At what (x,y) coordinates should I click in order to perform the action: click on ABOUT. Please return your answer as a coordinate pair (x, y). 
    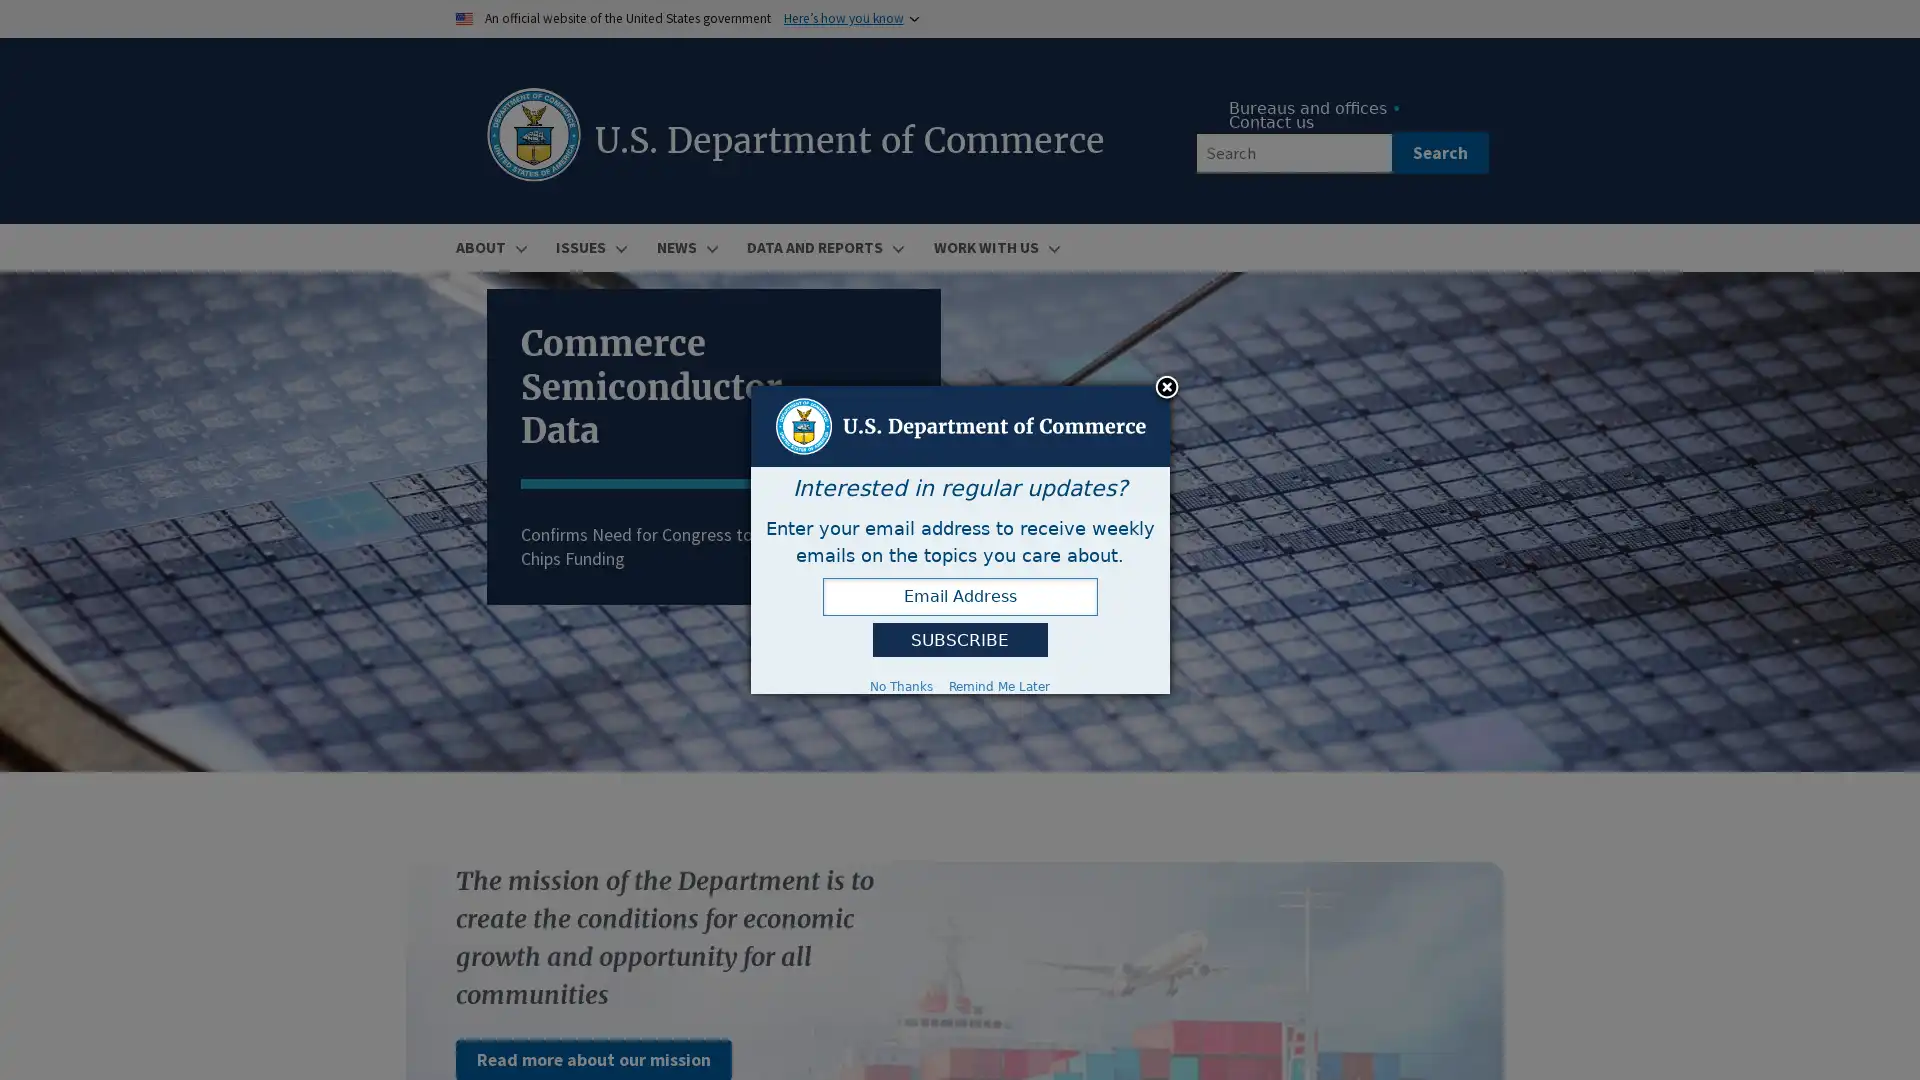
    Looking at the image, I should click on (489, 246).